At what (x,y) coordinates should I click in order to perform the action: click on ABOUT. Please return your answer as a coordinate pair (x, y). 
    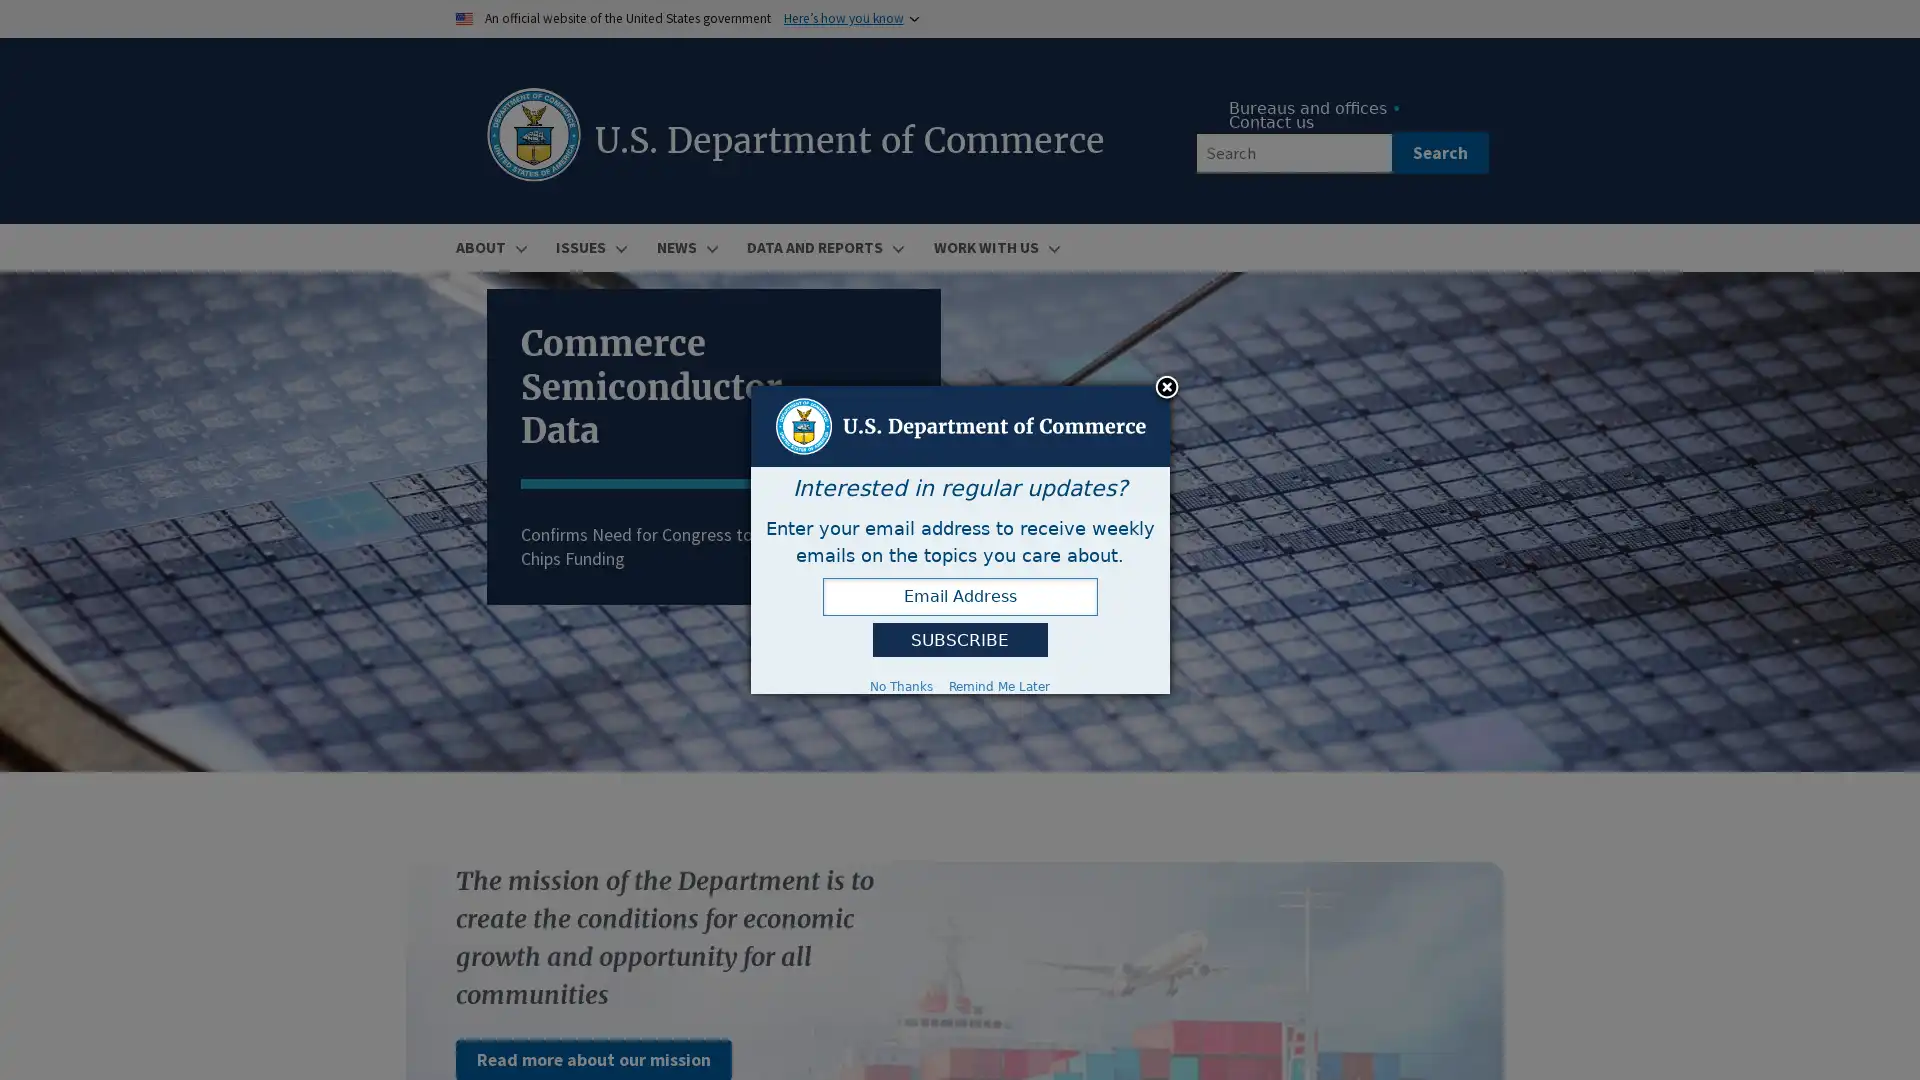
    Looking at the image, I should click on (489, 246).